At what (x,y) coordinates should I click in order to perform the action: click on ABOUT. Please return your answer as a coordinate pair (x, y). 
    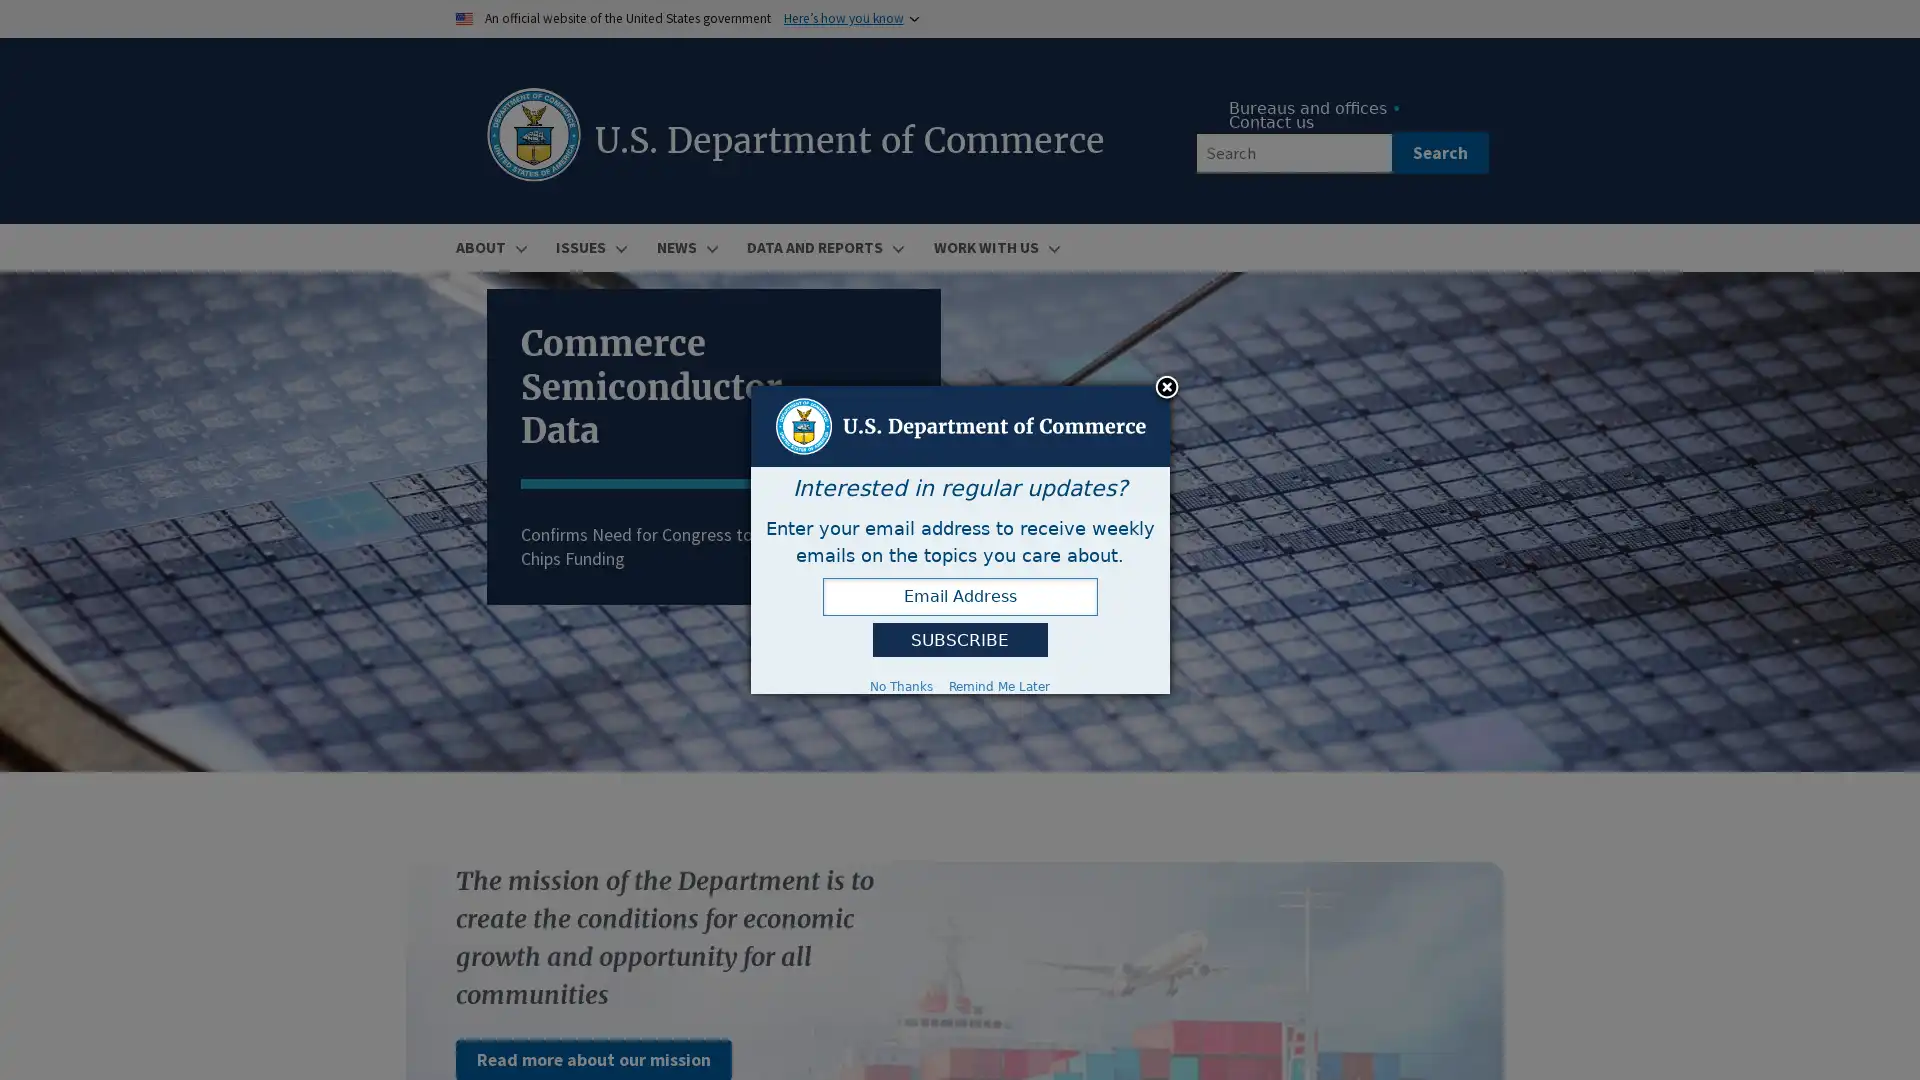
    Looking at the image, I should click on (489, 246).